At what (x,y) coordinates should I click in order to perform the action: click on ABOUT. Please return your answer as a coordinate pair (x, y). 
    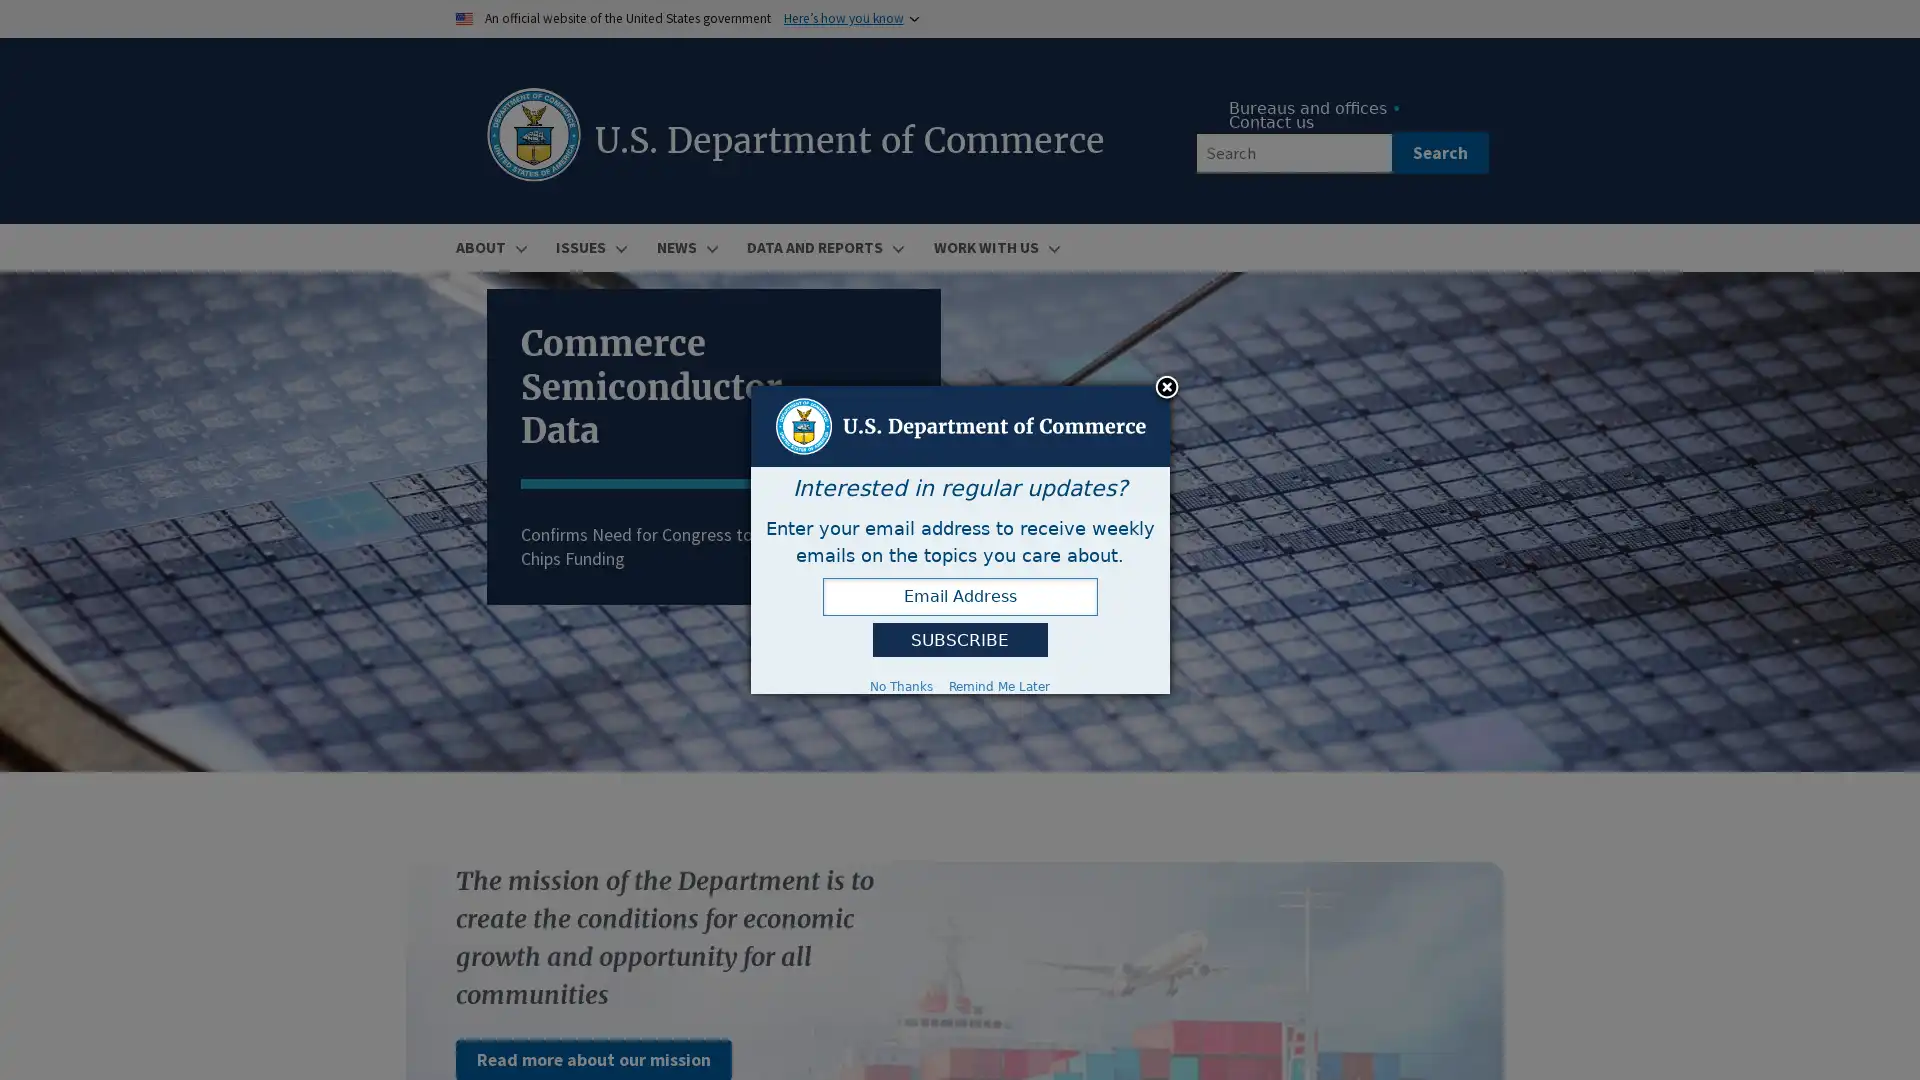
    Looking at the image, I should click on (489, 246).